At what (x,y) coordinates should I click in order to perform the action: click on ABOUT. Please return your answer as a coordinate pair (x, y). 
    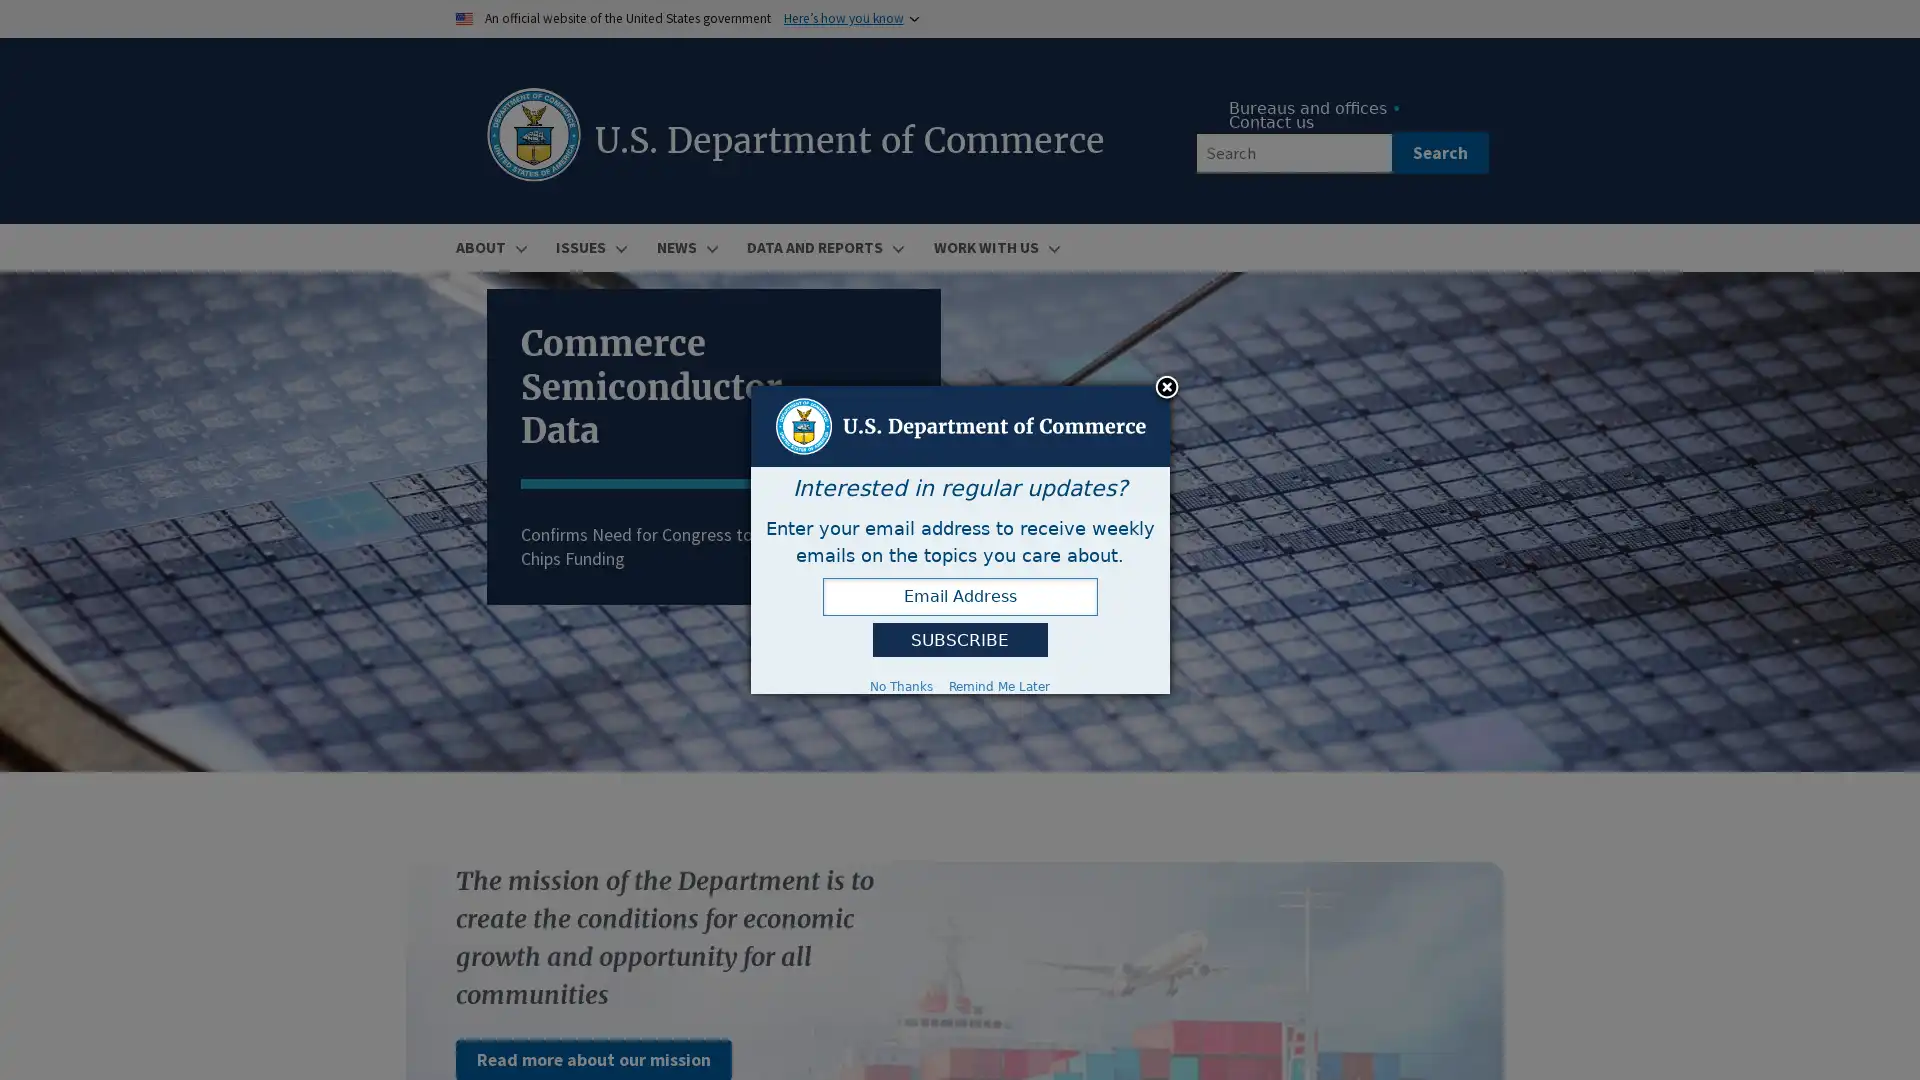
    Looking at the image, I should click on (489, 246).